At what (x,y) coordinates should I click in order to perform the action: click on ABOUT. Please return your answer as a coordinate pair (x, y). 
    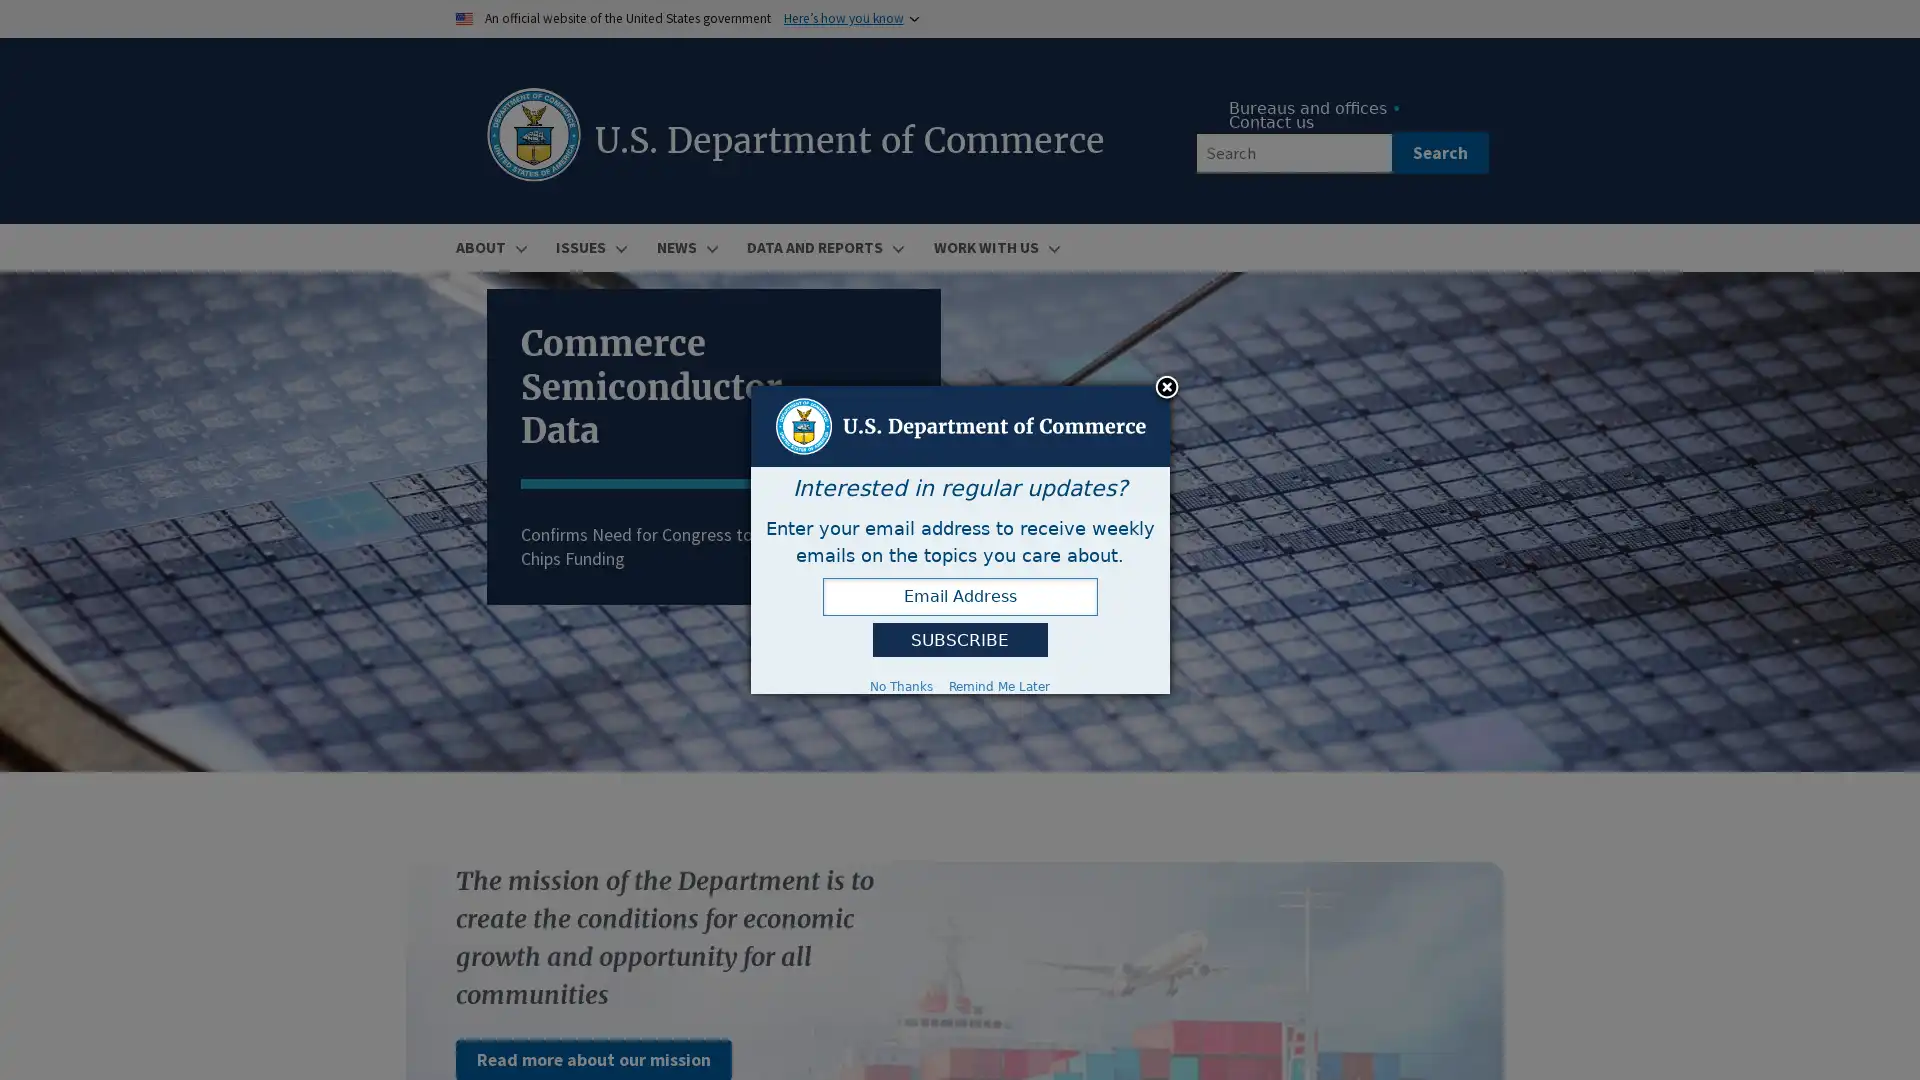
    Looking at the image, I should click on (489, 246).